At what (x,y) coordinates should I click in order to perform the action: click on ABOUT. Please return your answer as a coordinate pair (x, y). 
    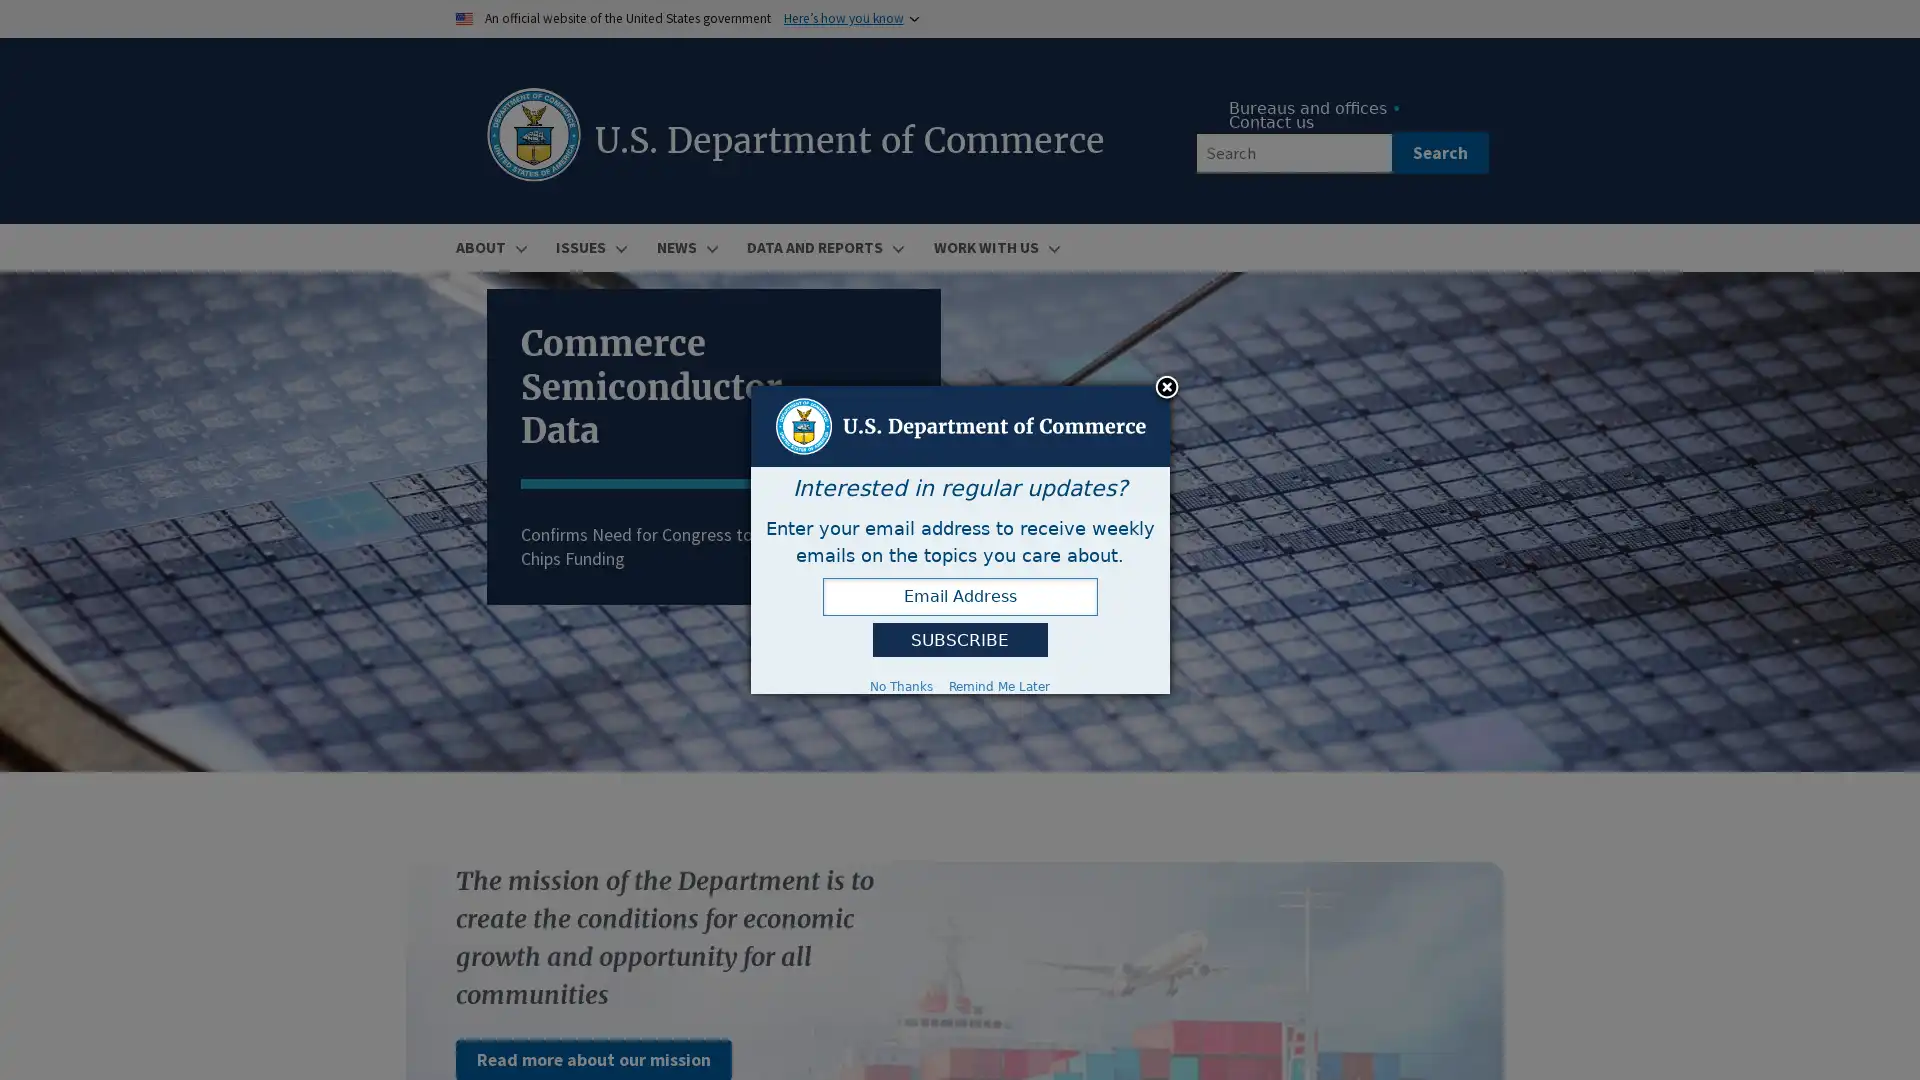
    Looking at the image, I should click on (489, 246).